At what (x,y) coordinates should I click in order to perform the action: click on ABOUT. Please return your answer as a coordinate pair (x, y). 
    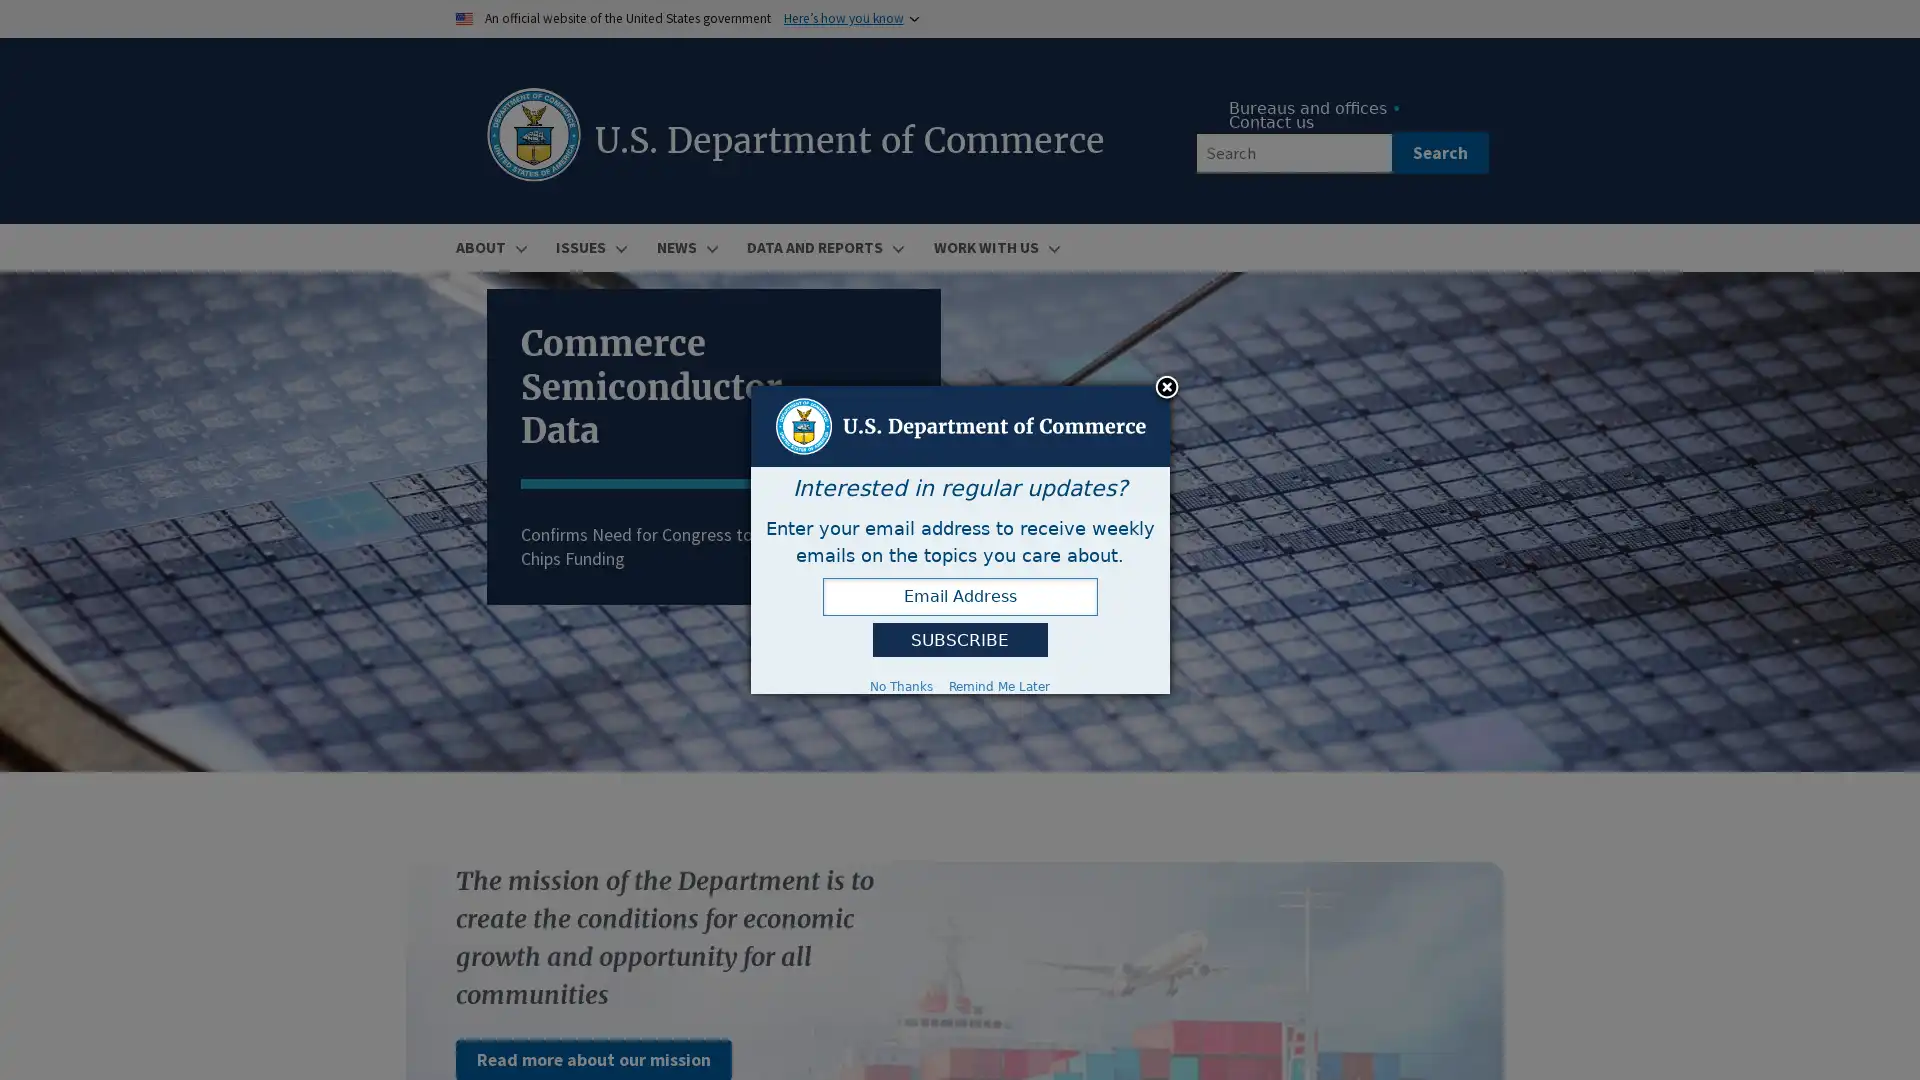
    Looking at the image, I should click on (489, 246).